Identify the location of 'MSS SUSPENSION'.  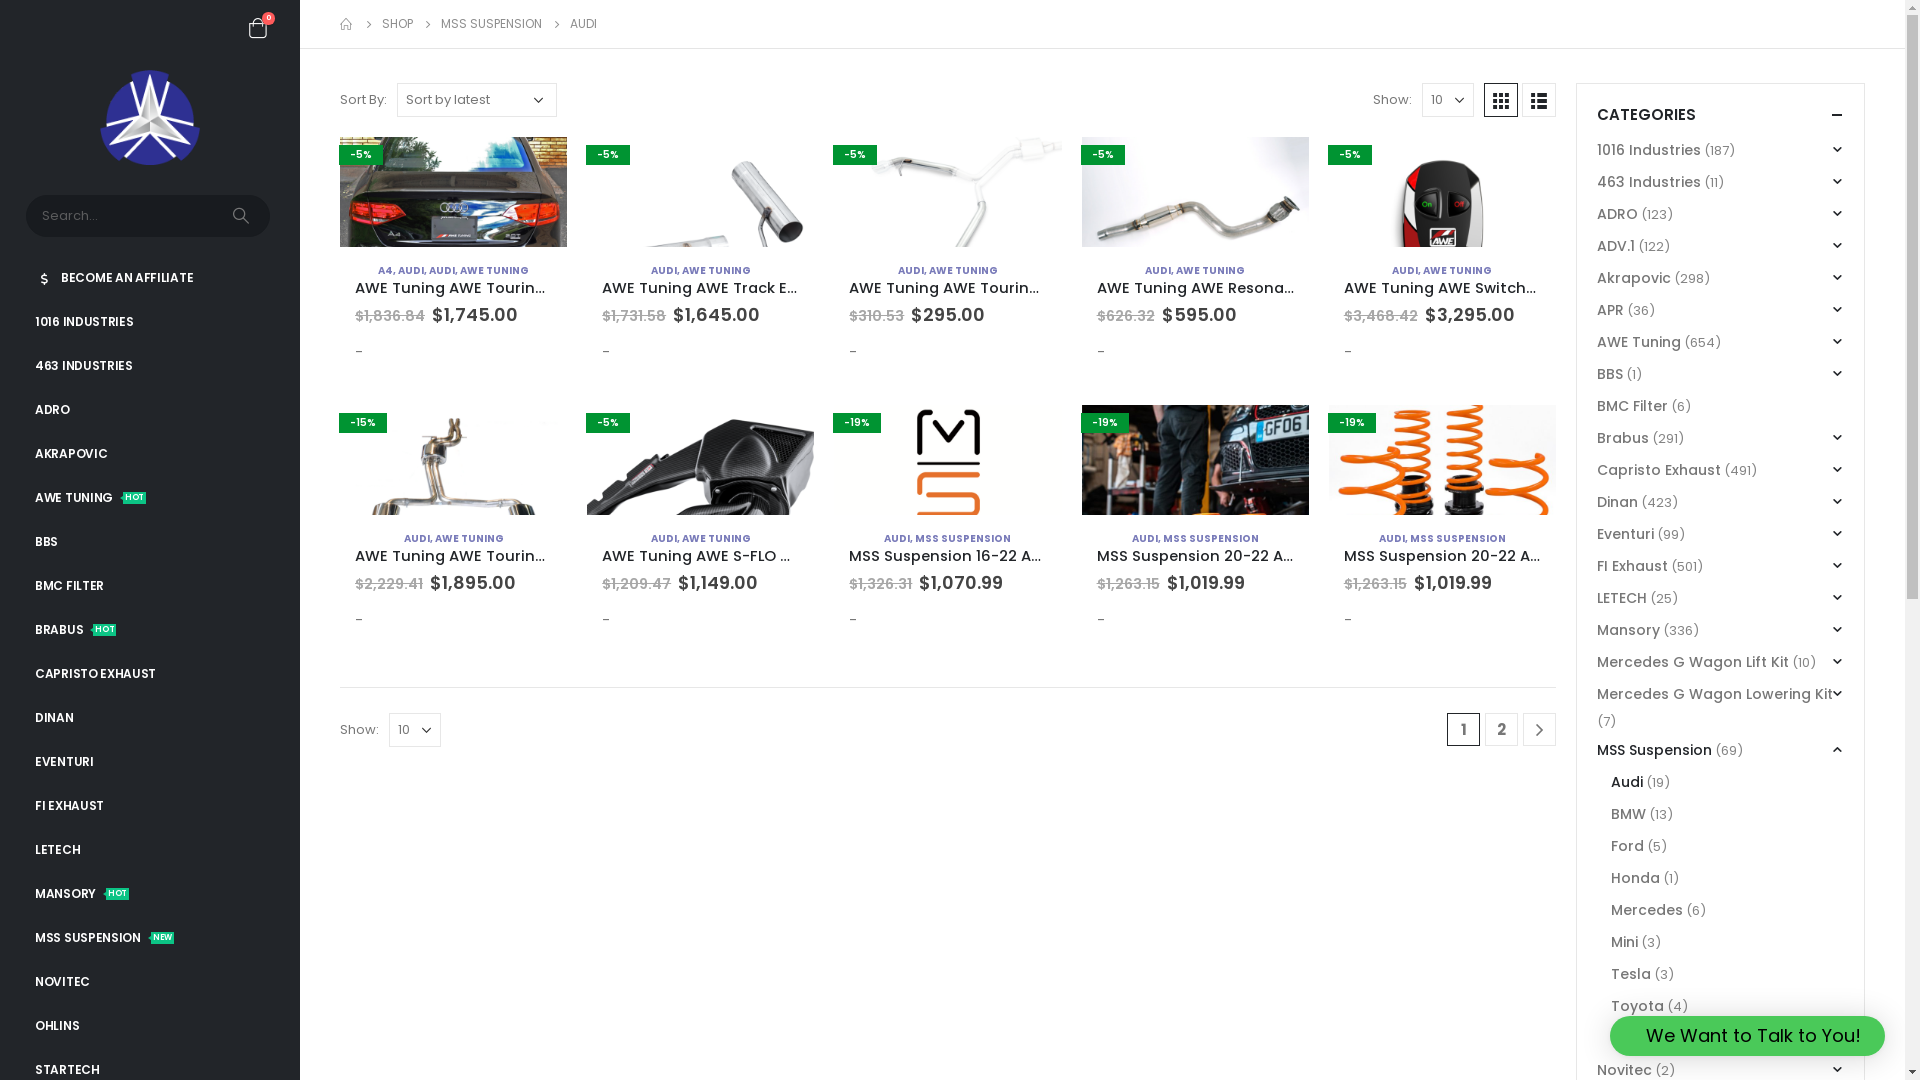
(491, 23).